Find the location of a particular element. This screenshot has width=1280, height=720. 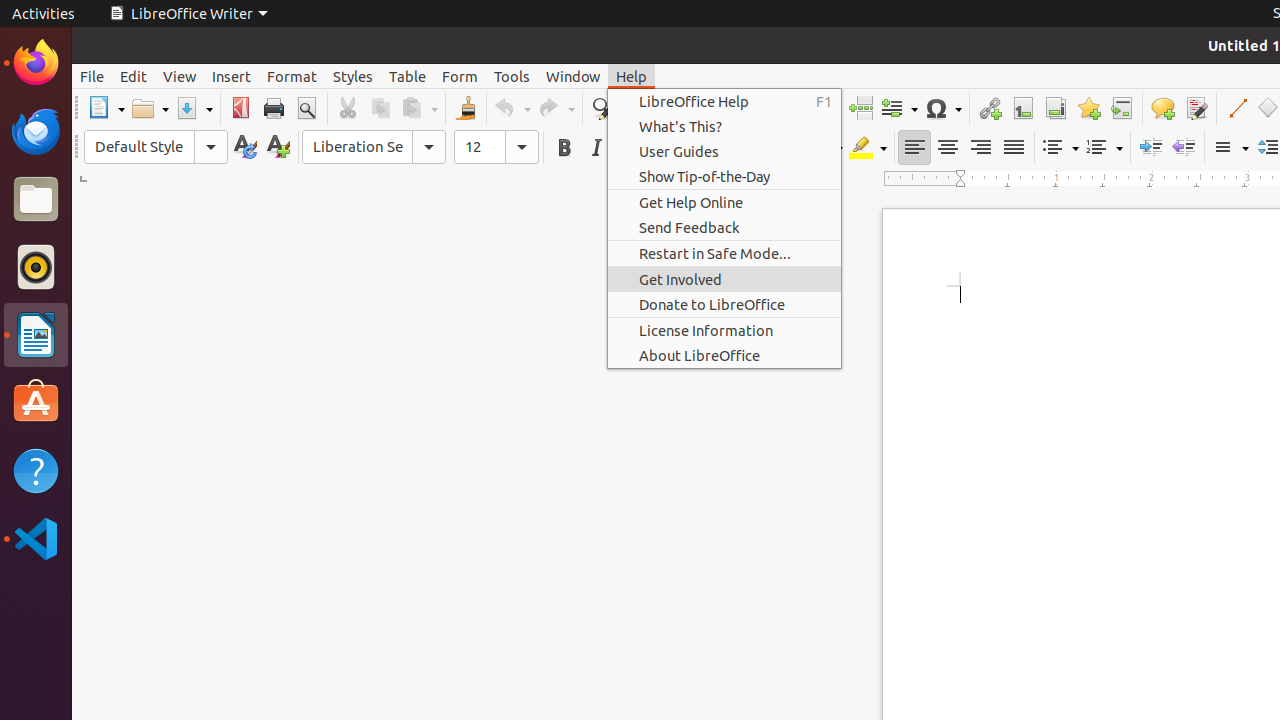

'Paste' is located at coordinates (417, 108).